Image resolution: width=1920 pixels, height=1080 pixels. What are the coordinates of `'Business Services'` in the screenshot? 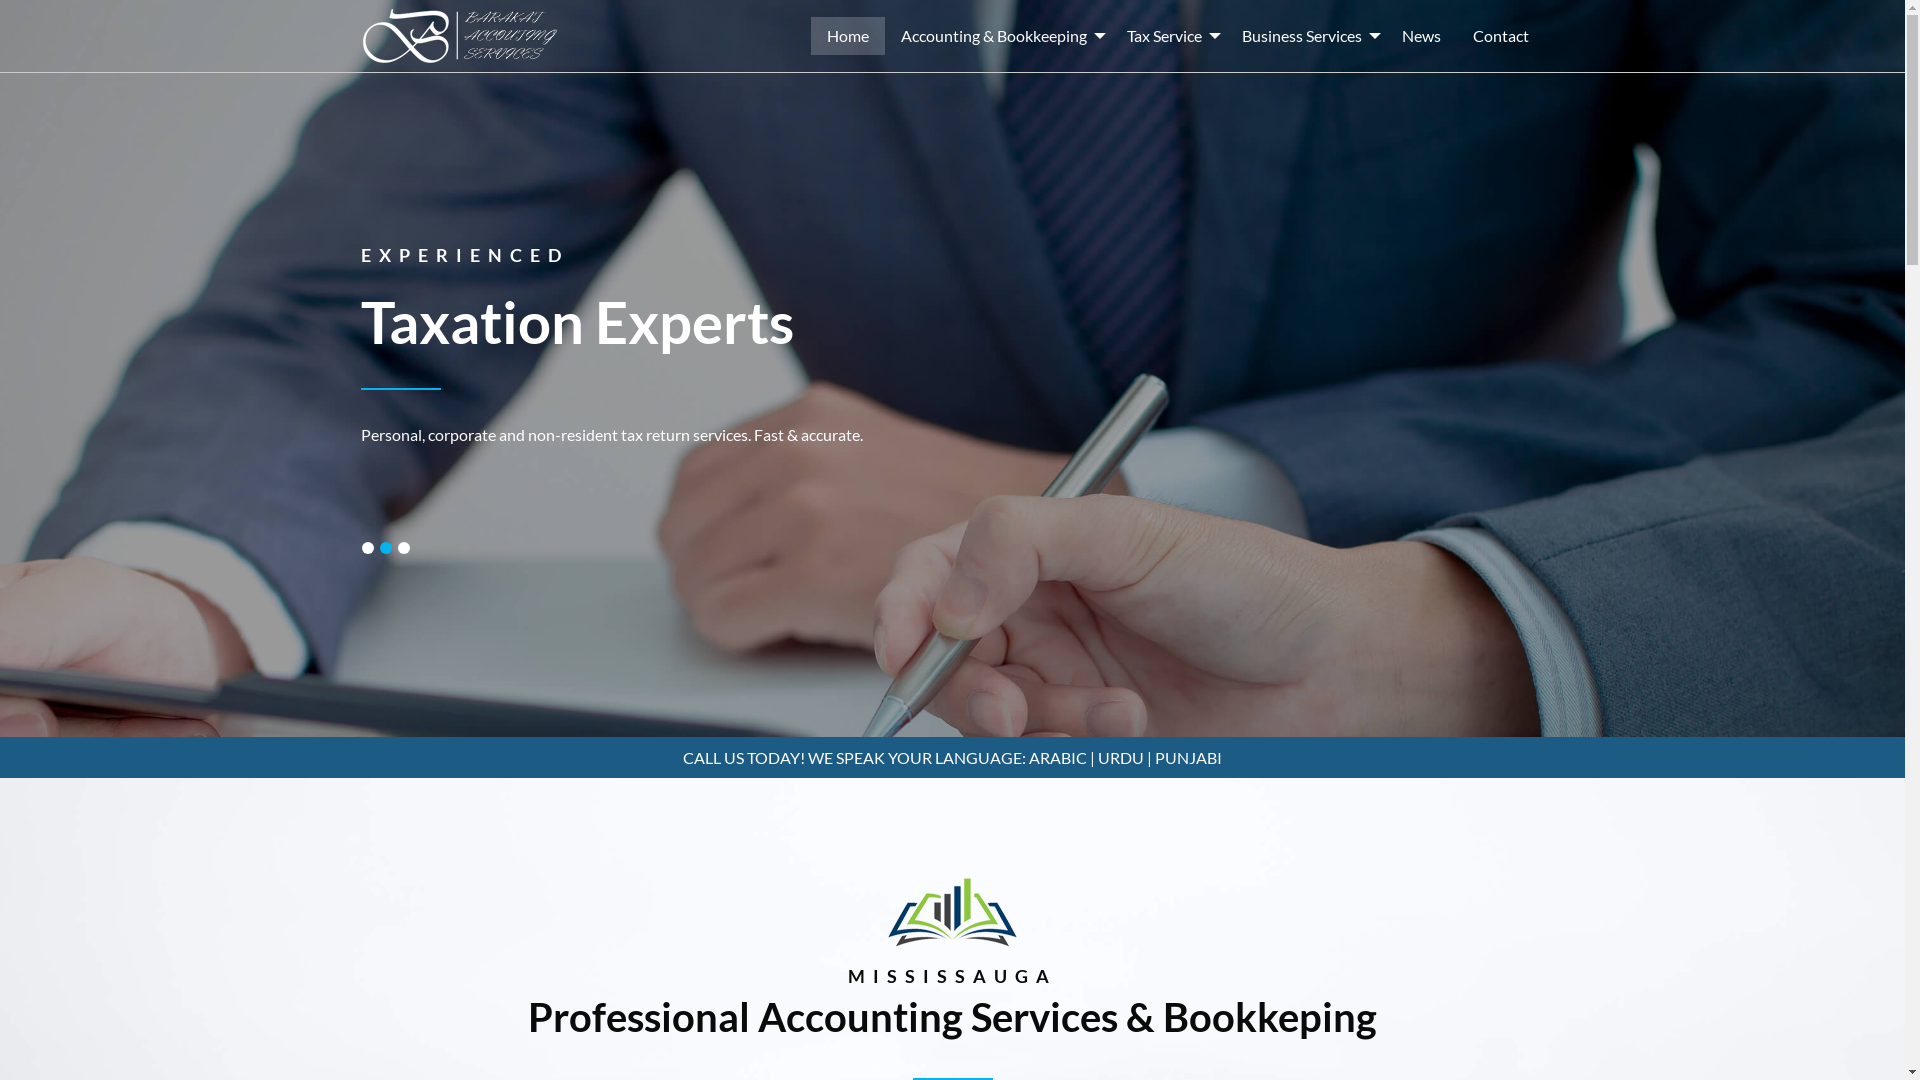 It's located at (1305, 35).